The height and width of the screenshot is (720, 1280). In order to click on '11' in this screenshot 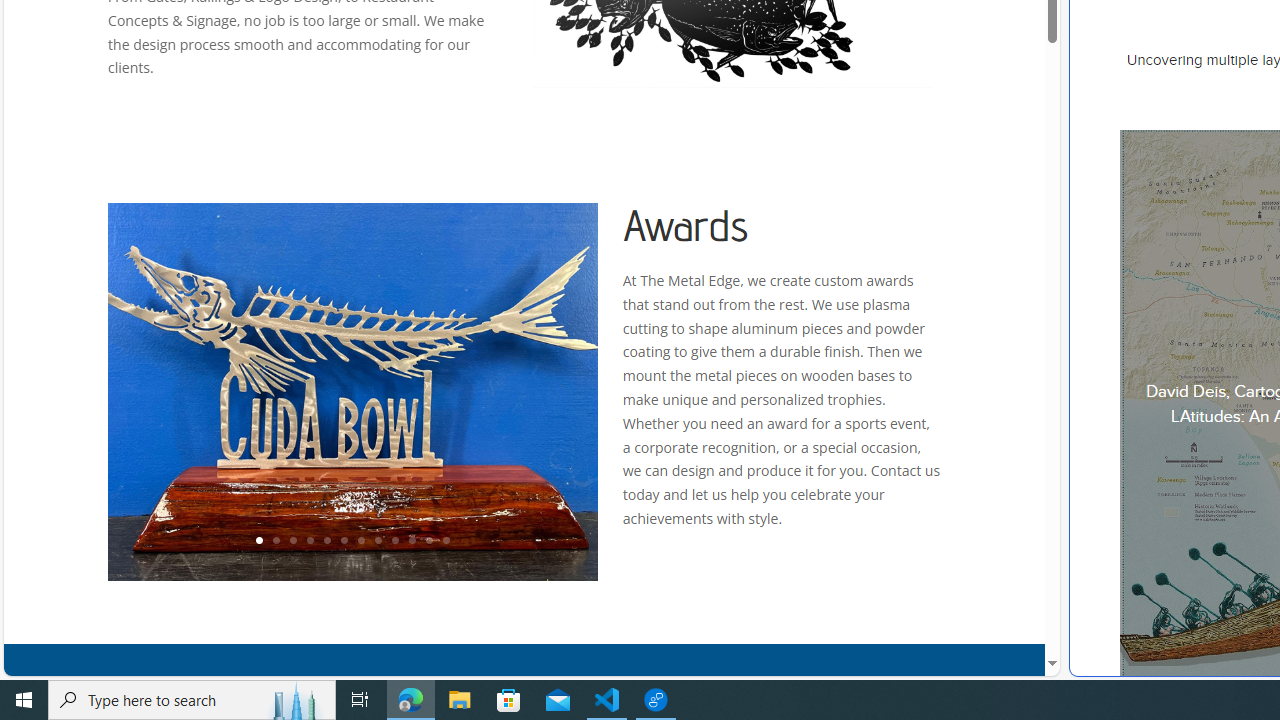, I will do `click(427, 541)`.